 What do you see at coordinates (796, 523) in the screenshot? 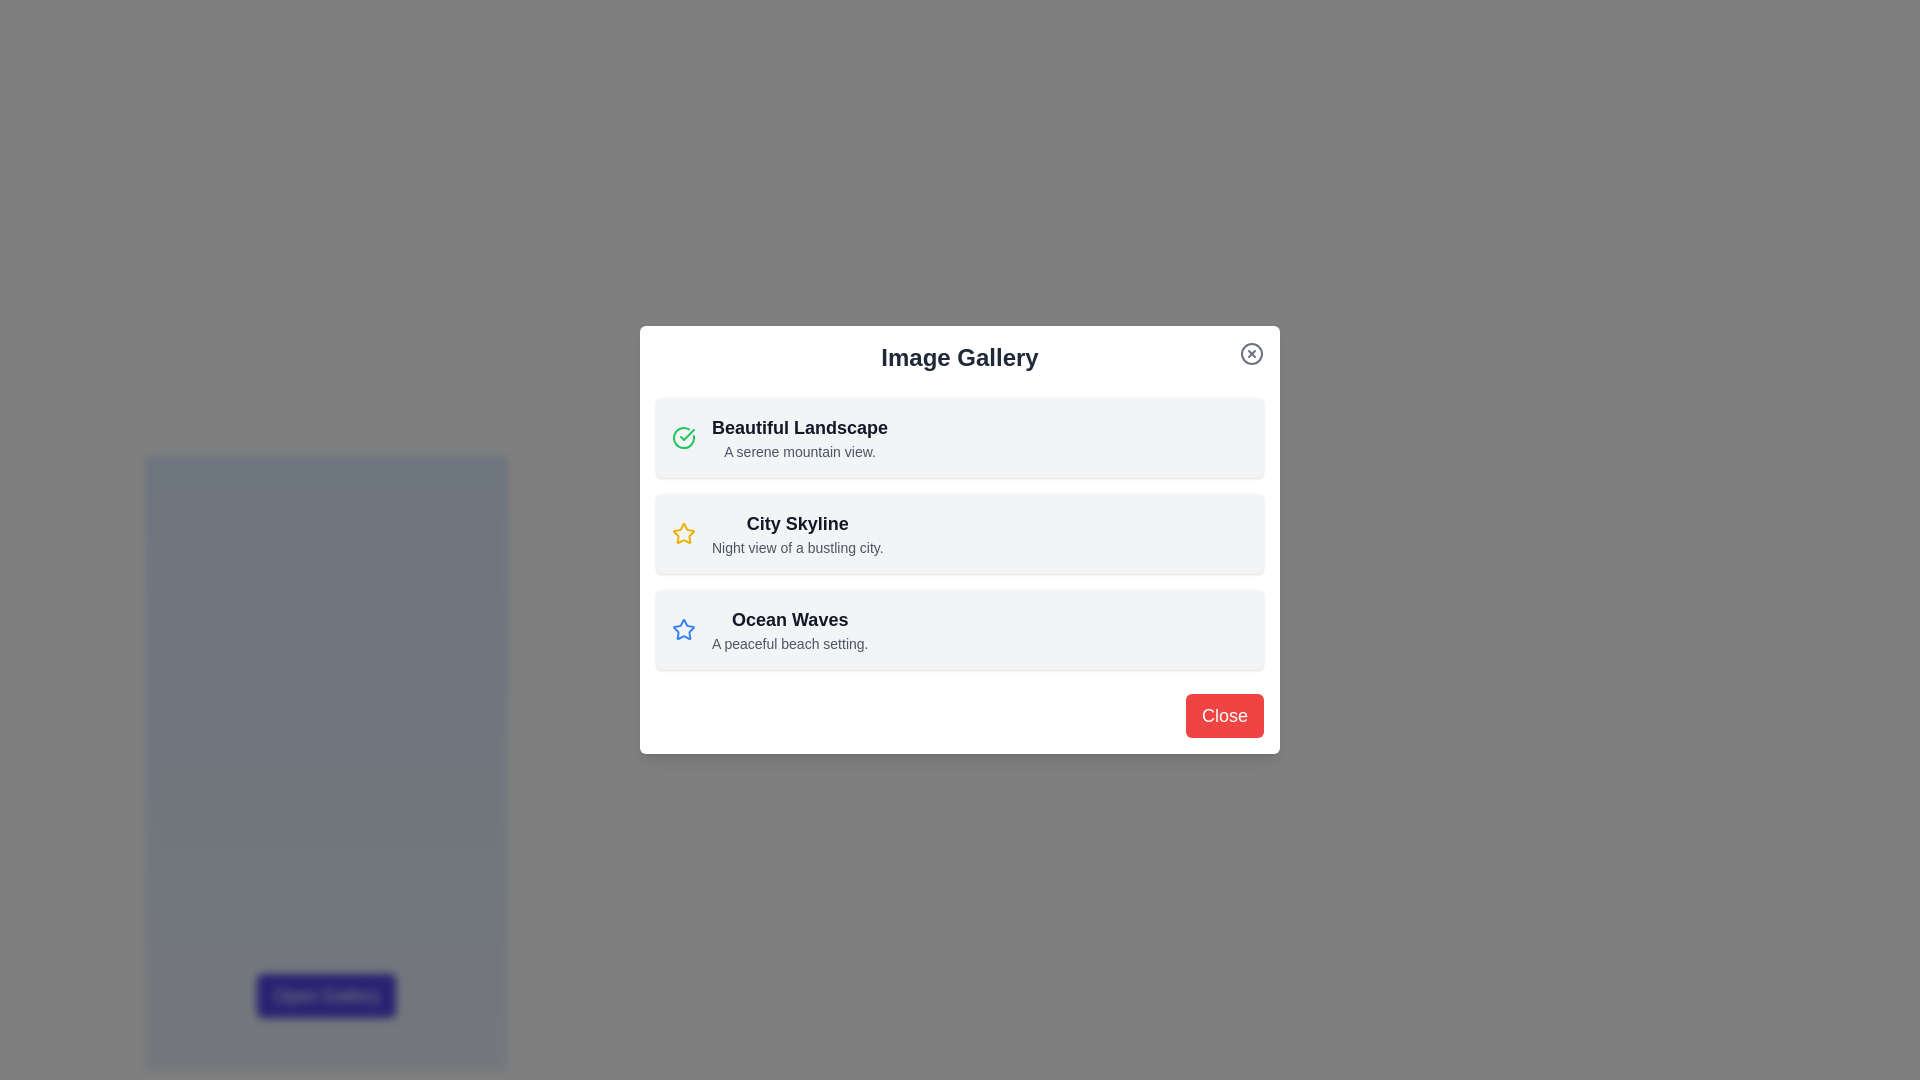
I see `the static text element that serves as a title or header for the gallery item, located in the modal titled 'Image Gallery'` at bounding box center [796, 523].